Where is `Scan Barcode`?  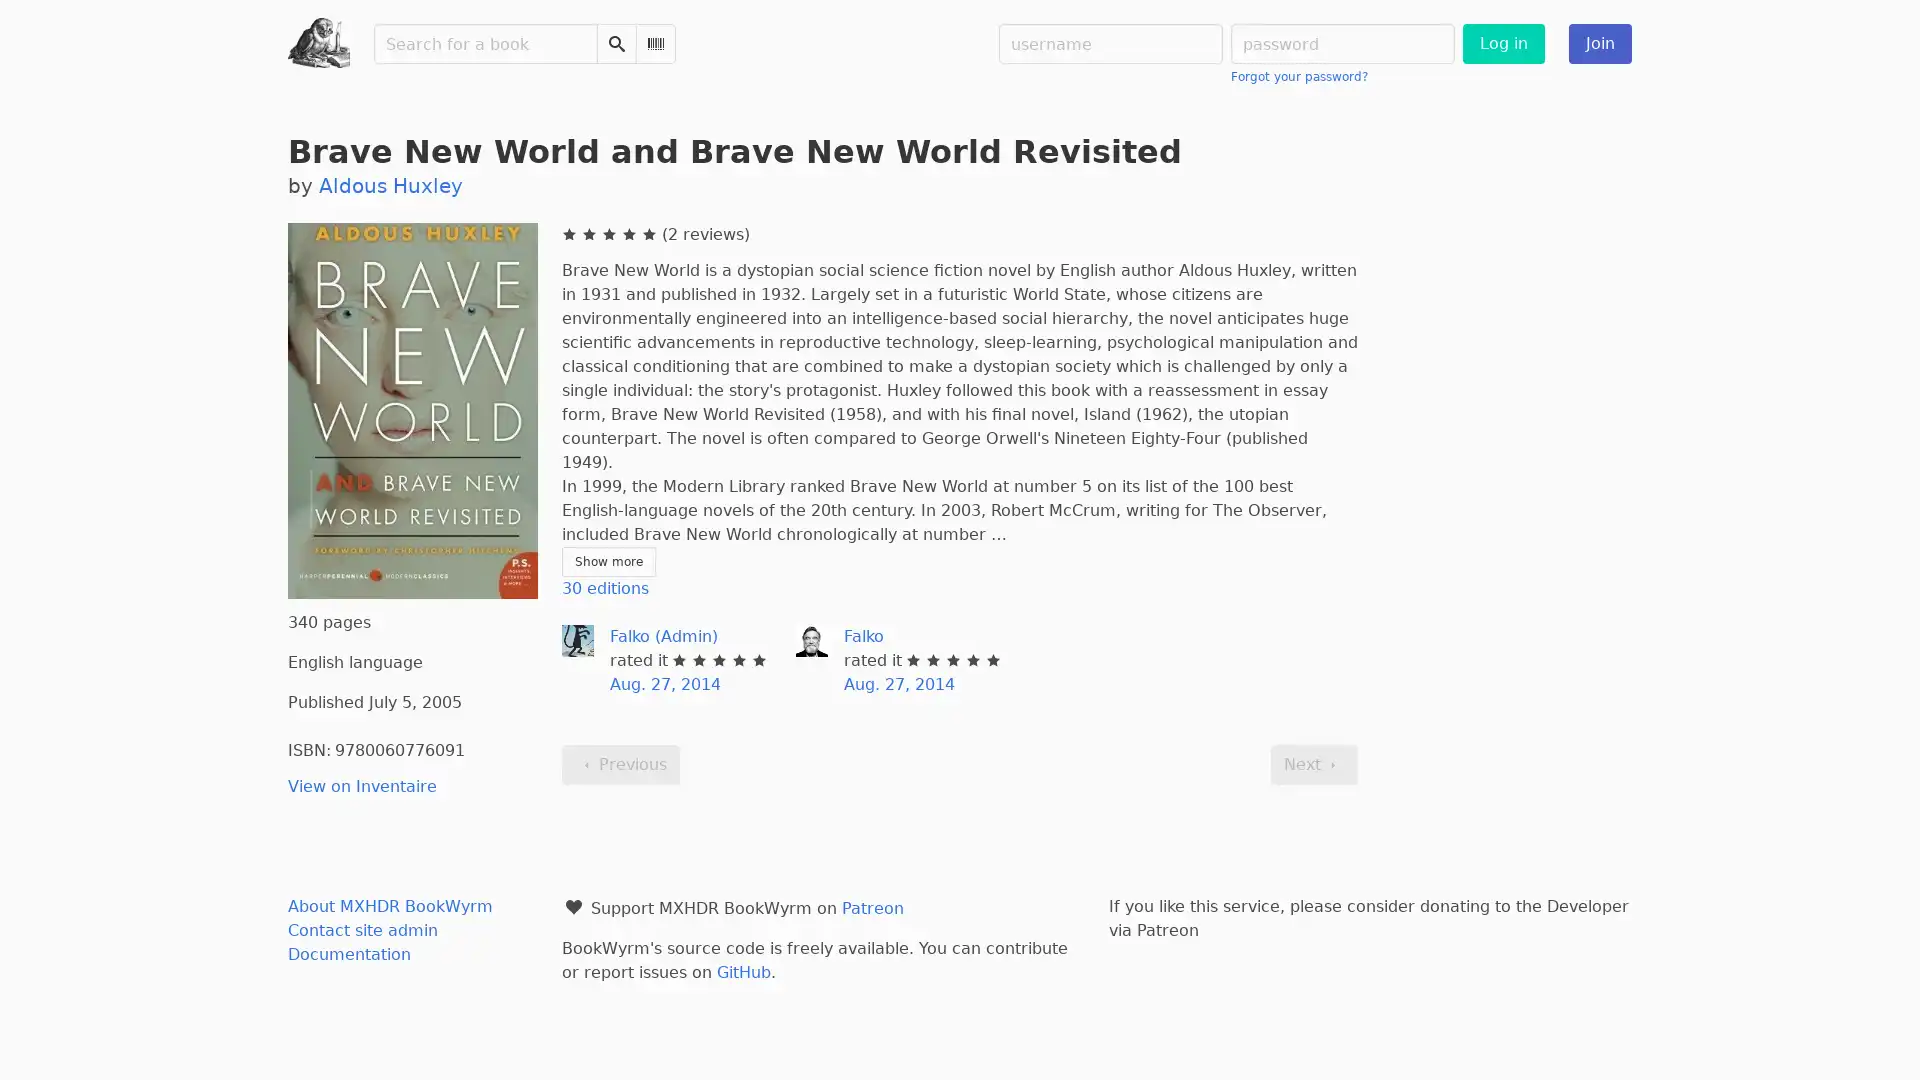 Scan Barcode is located at coordinates (656, 43).